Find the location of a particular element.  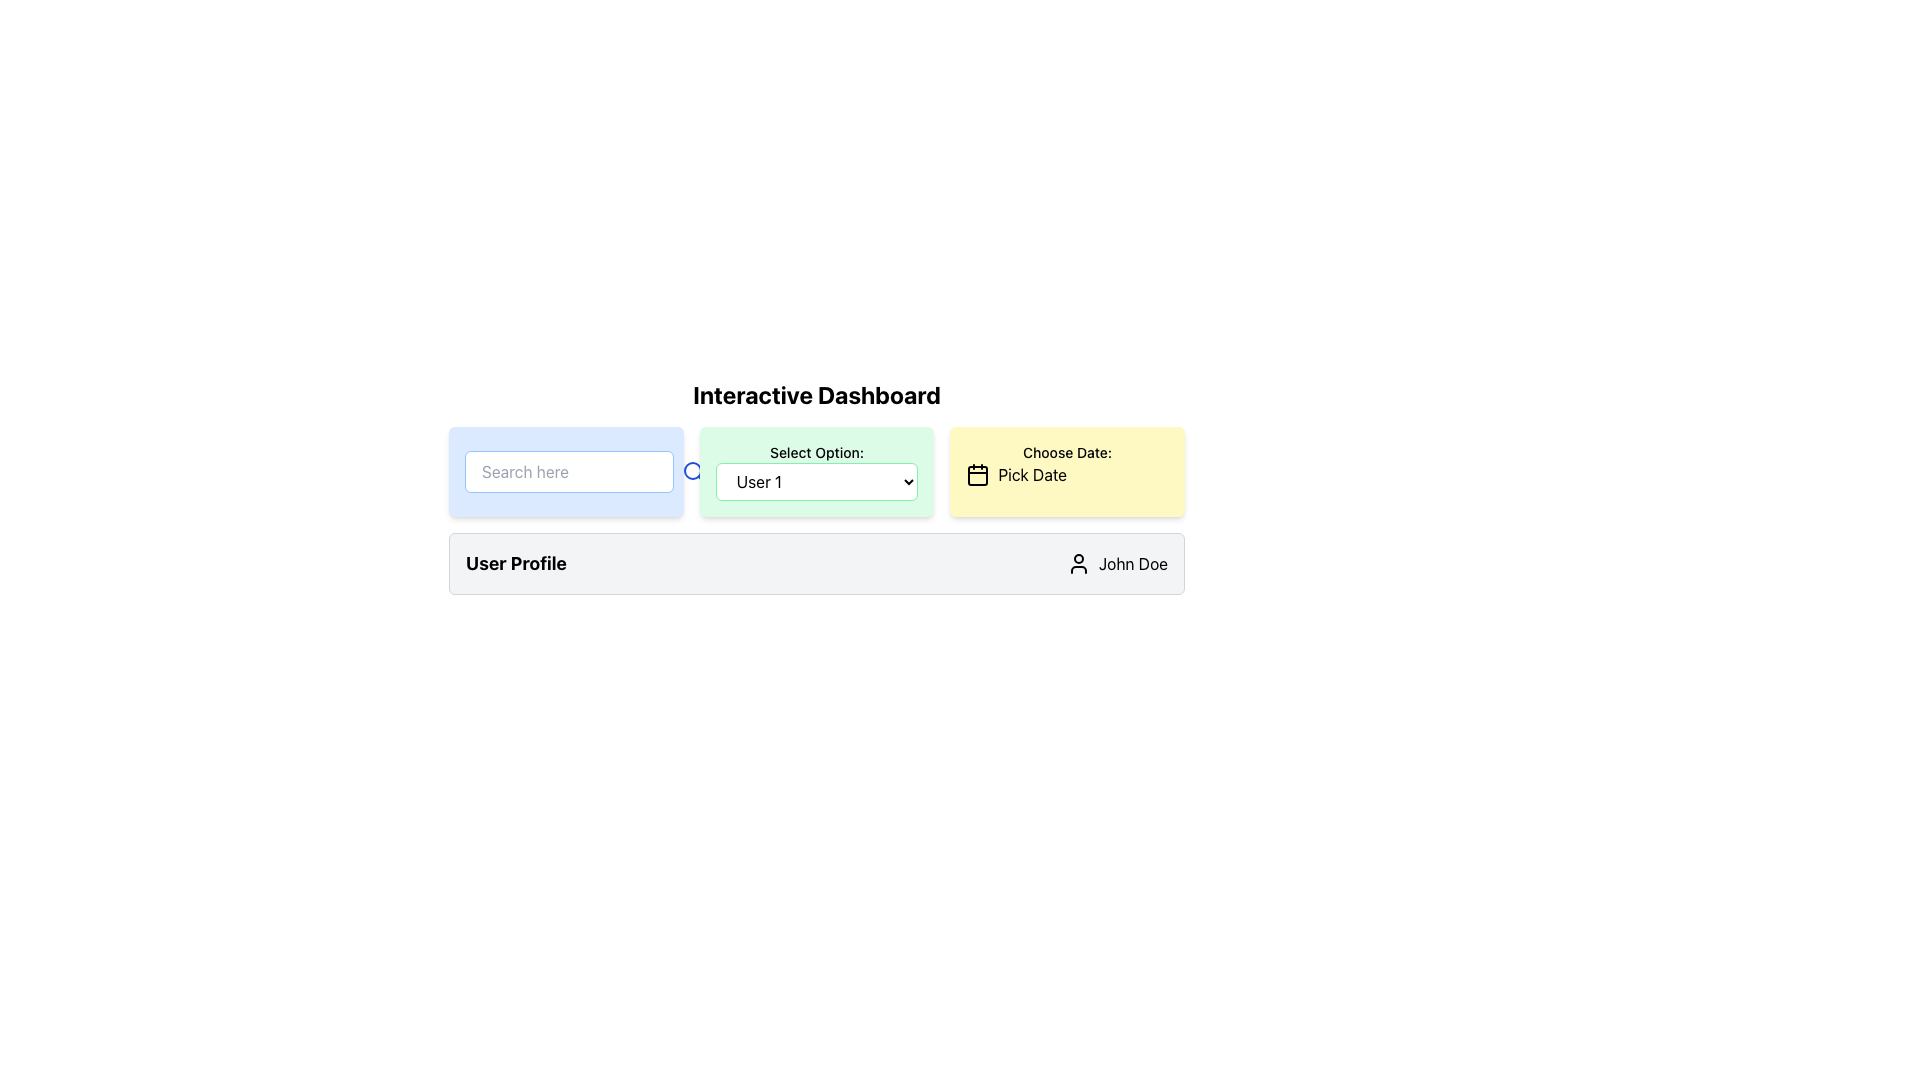

the blue-themed text input field labeled 'Search here' is located at coordinates (565, 471).